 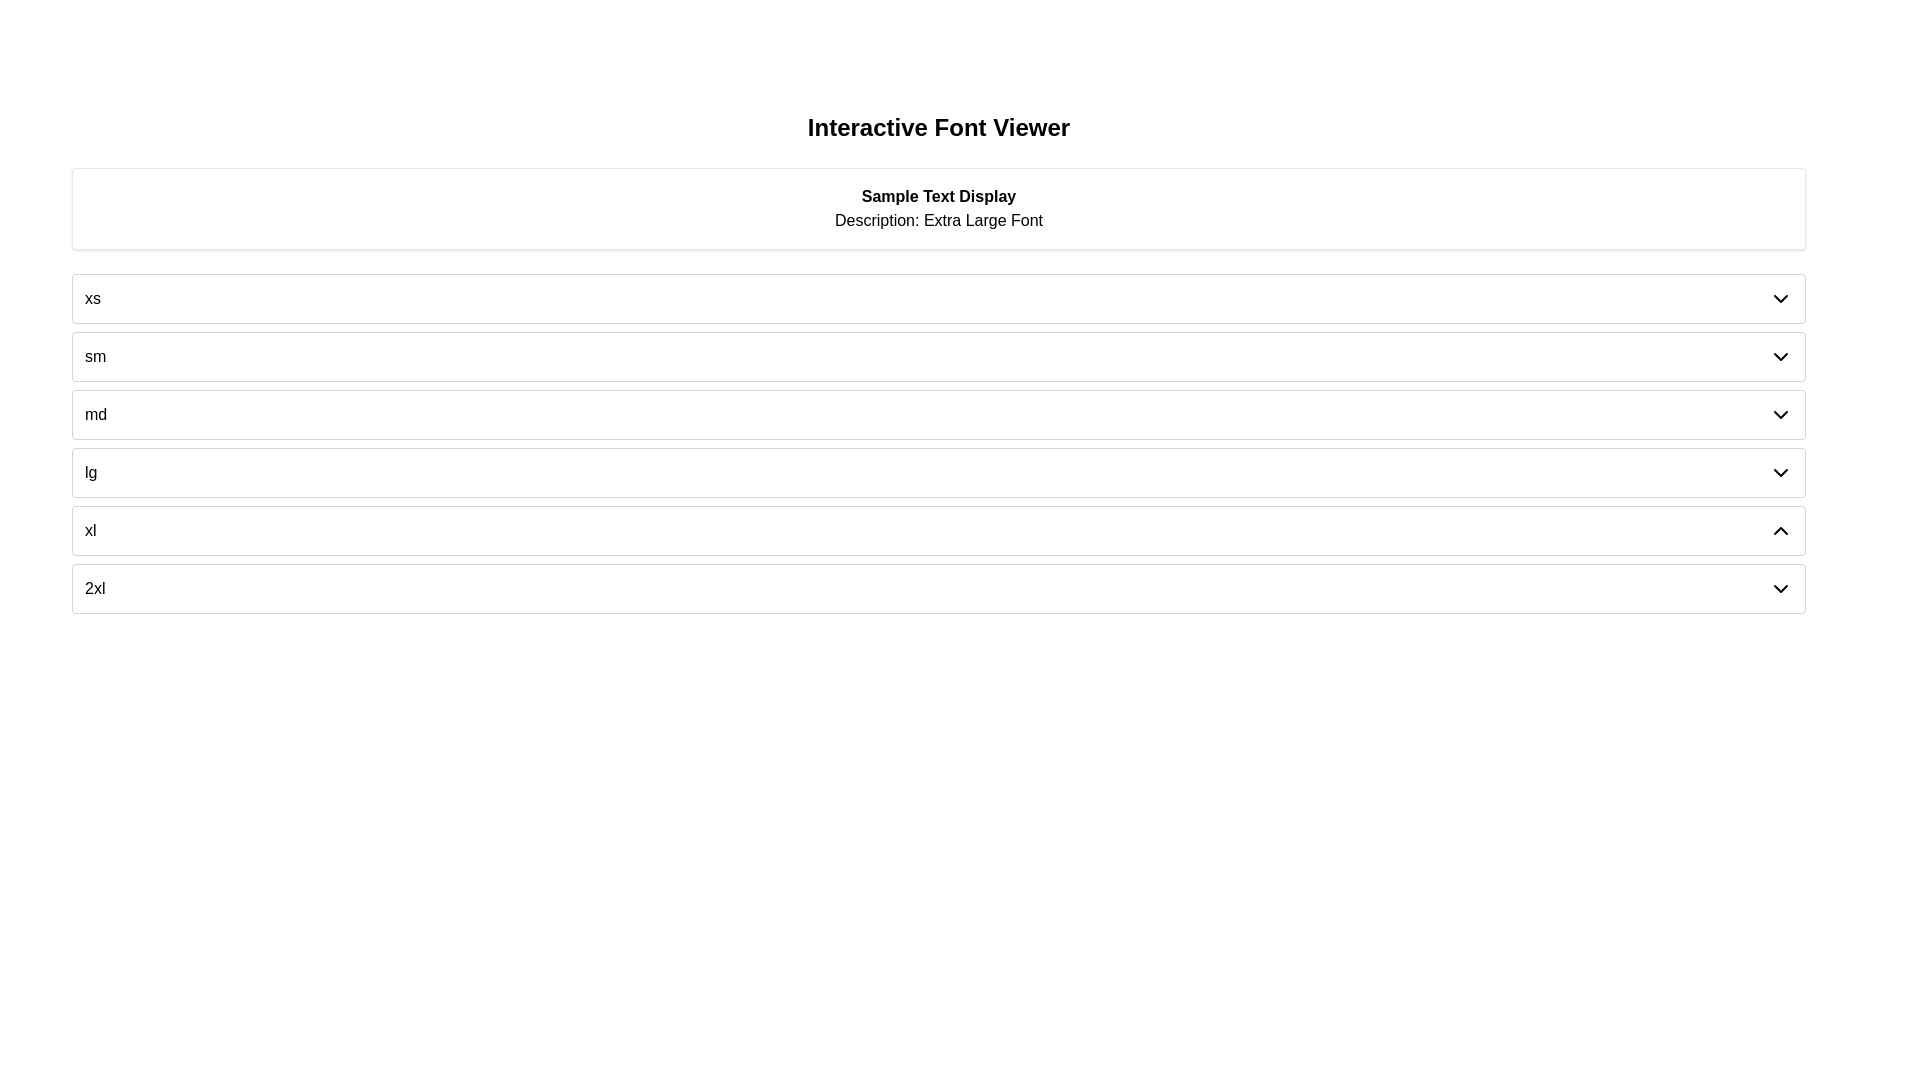 What do you see at coordinates (1780, 473) in the screenshot?
I see `the icon located in the dropdown row labeled 'lg' towards the right end` at bounding box center [1780, 473].